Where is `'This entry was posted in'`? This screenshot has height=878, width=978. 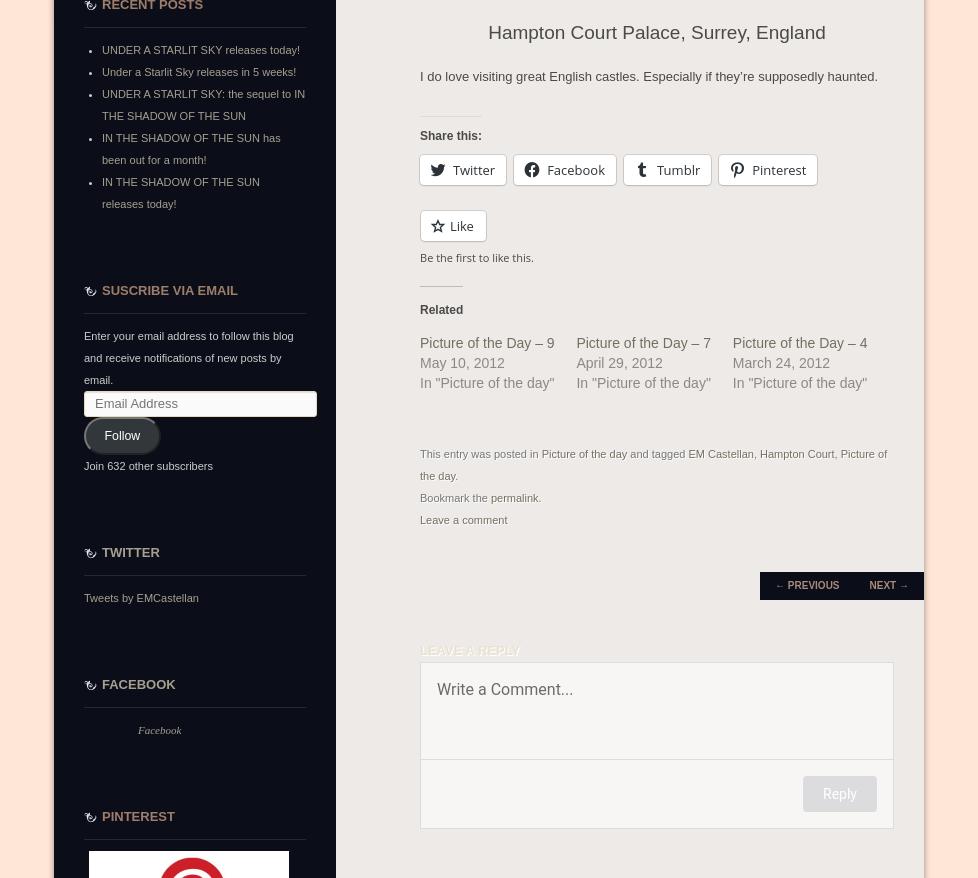
'This entry was posted in' is located at coordinates (418, 453).